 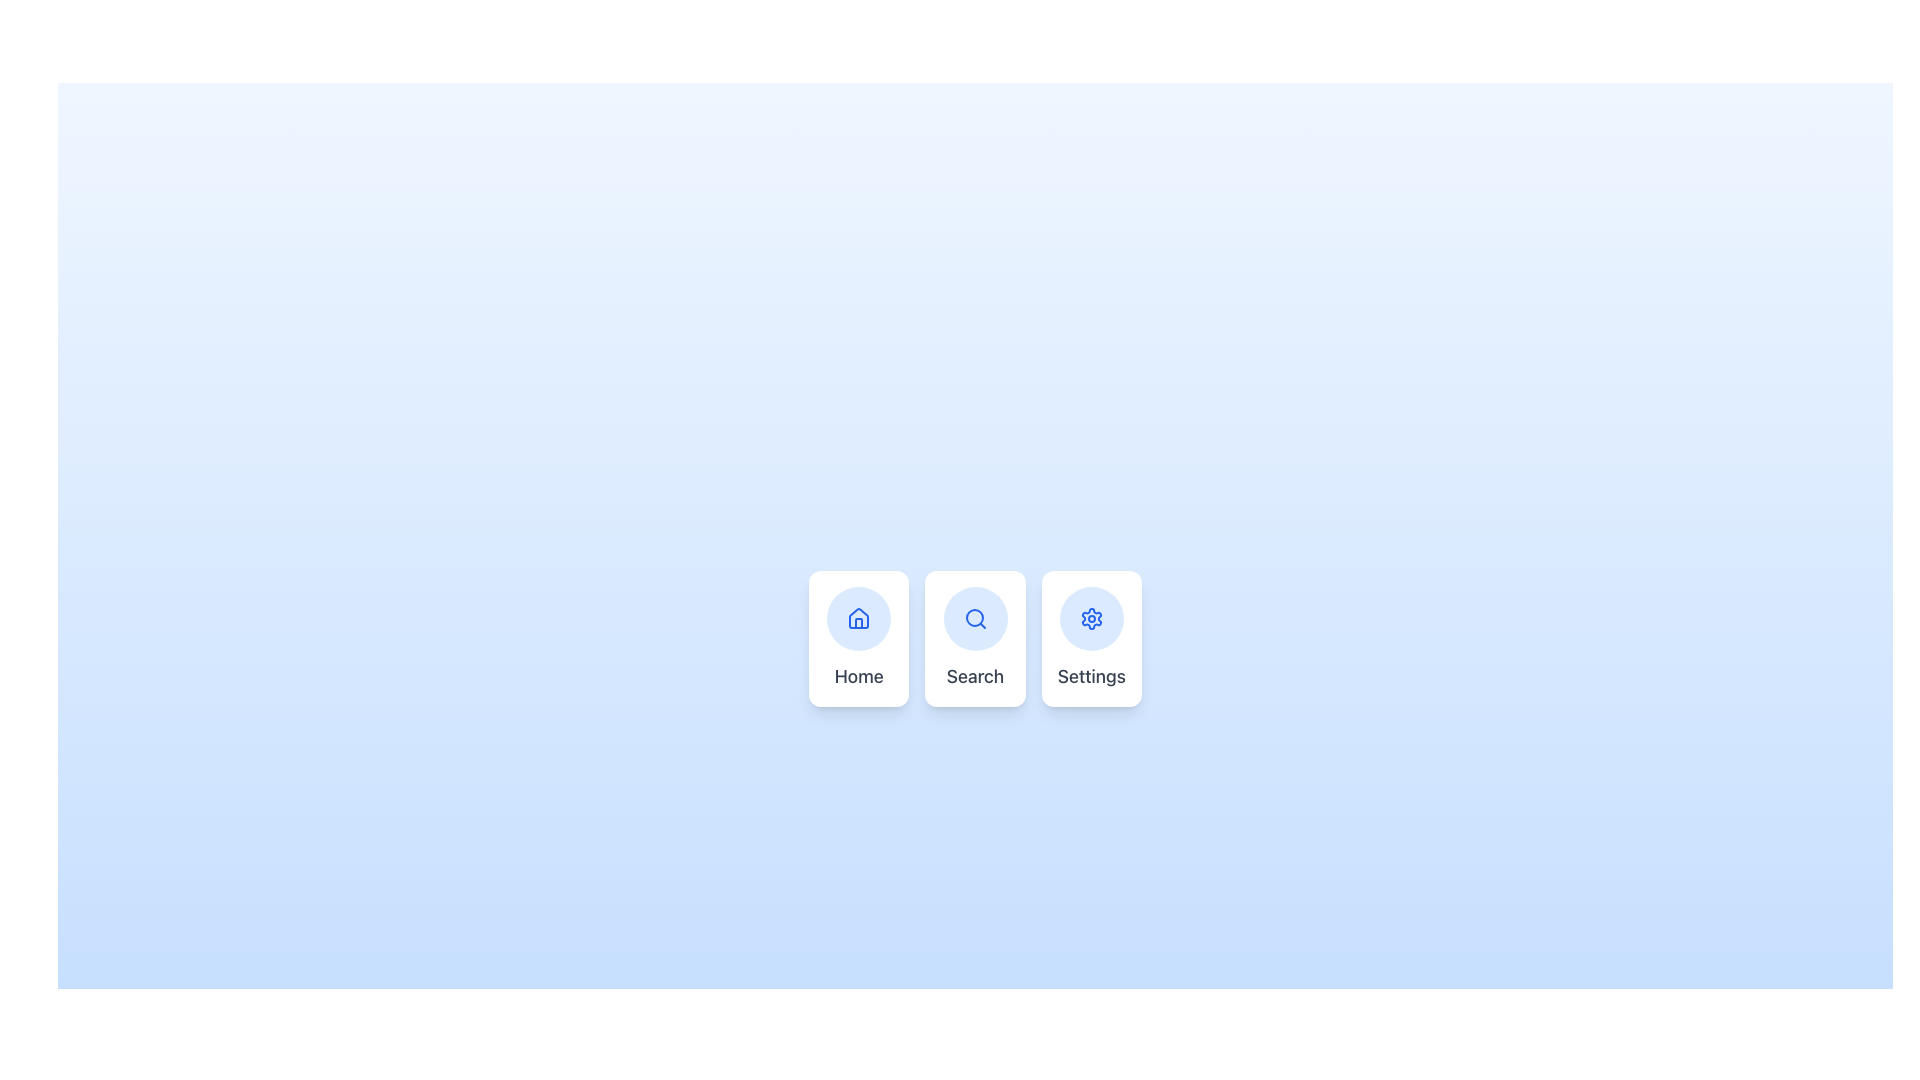 I want to click on the search Button-like card located in the center of a three-card layout, which is flanked by the 'Home' card on the left and the 'Settings' card on the right, so click(x=975, y=639).